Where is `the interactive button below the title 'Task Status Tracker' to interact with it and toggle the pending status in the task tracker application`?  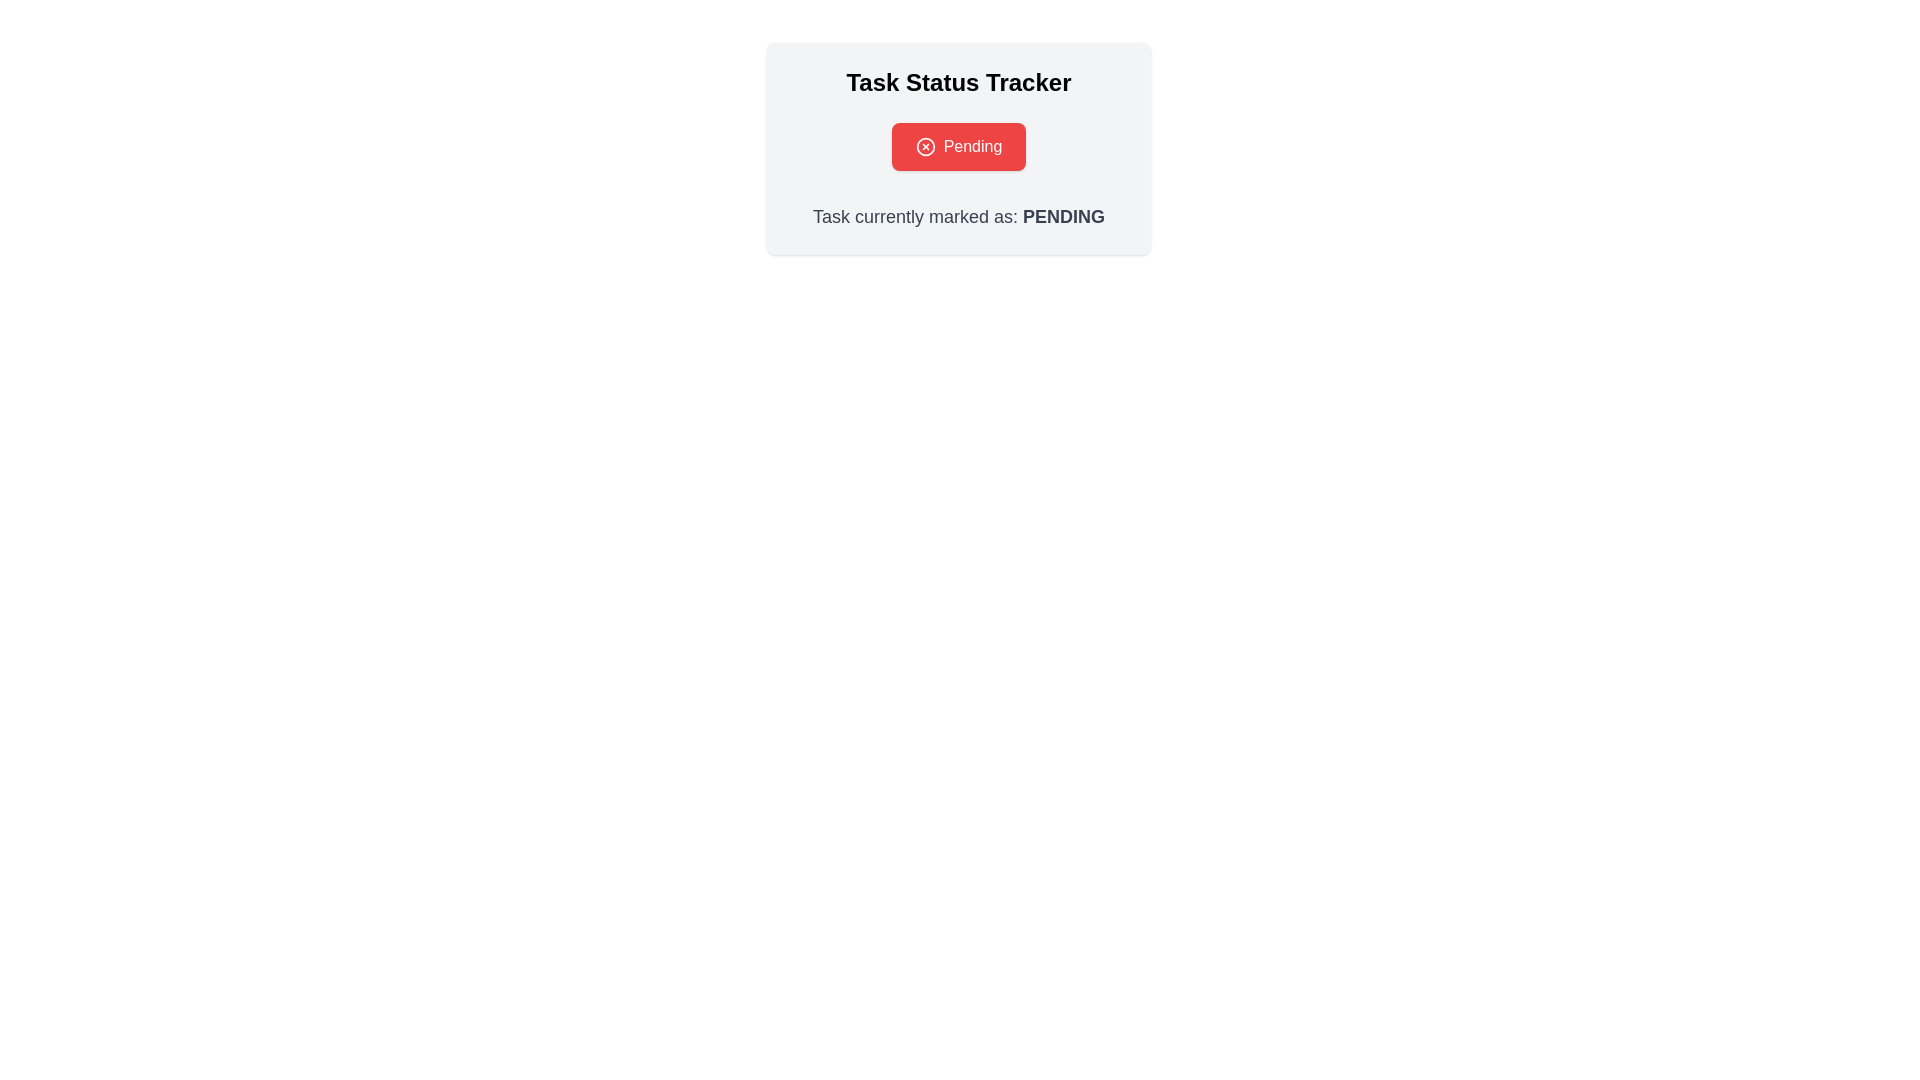 the interactive button below the title 'Task Status Tracker' to interact with it and toggle the pending status in the task tracker application is located at coordinates (958, 145).